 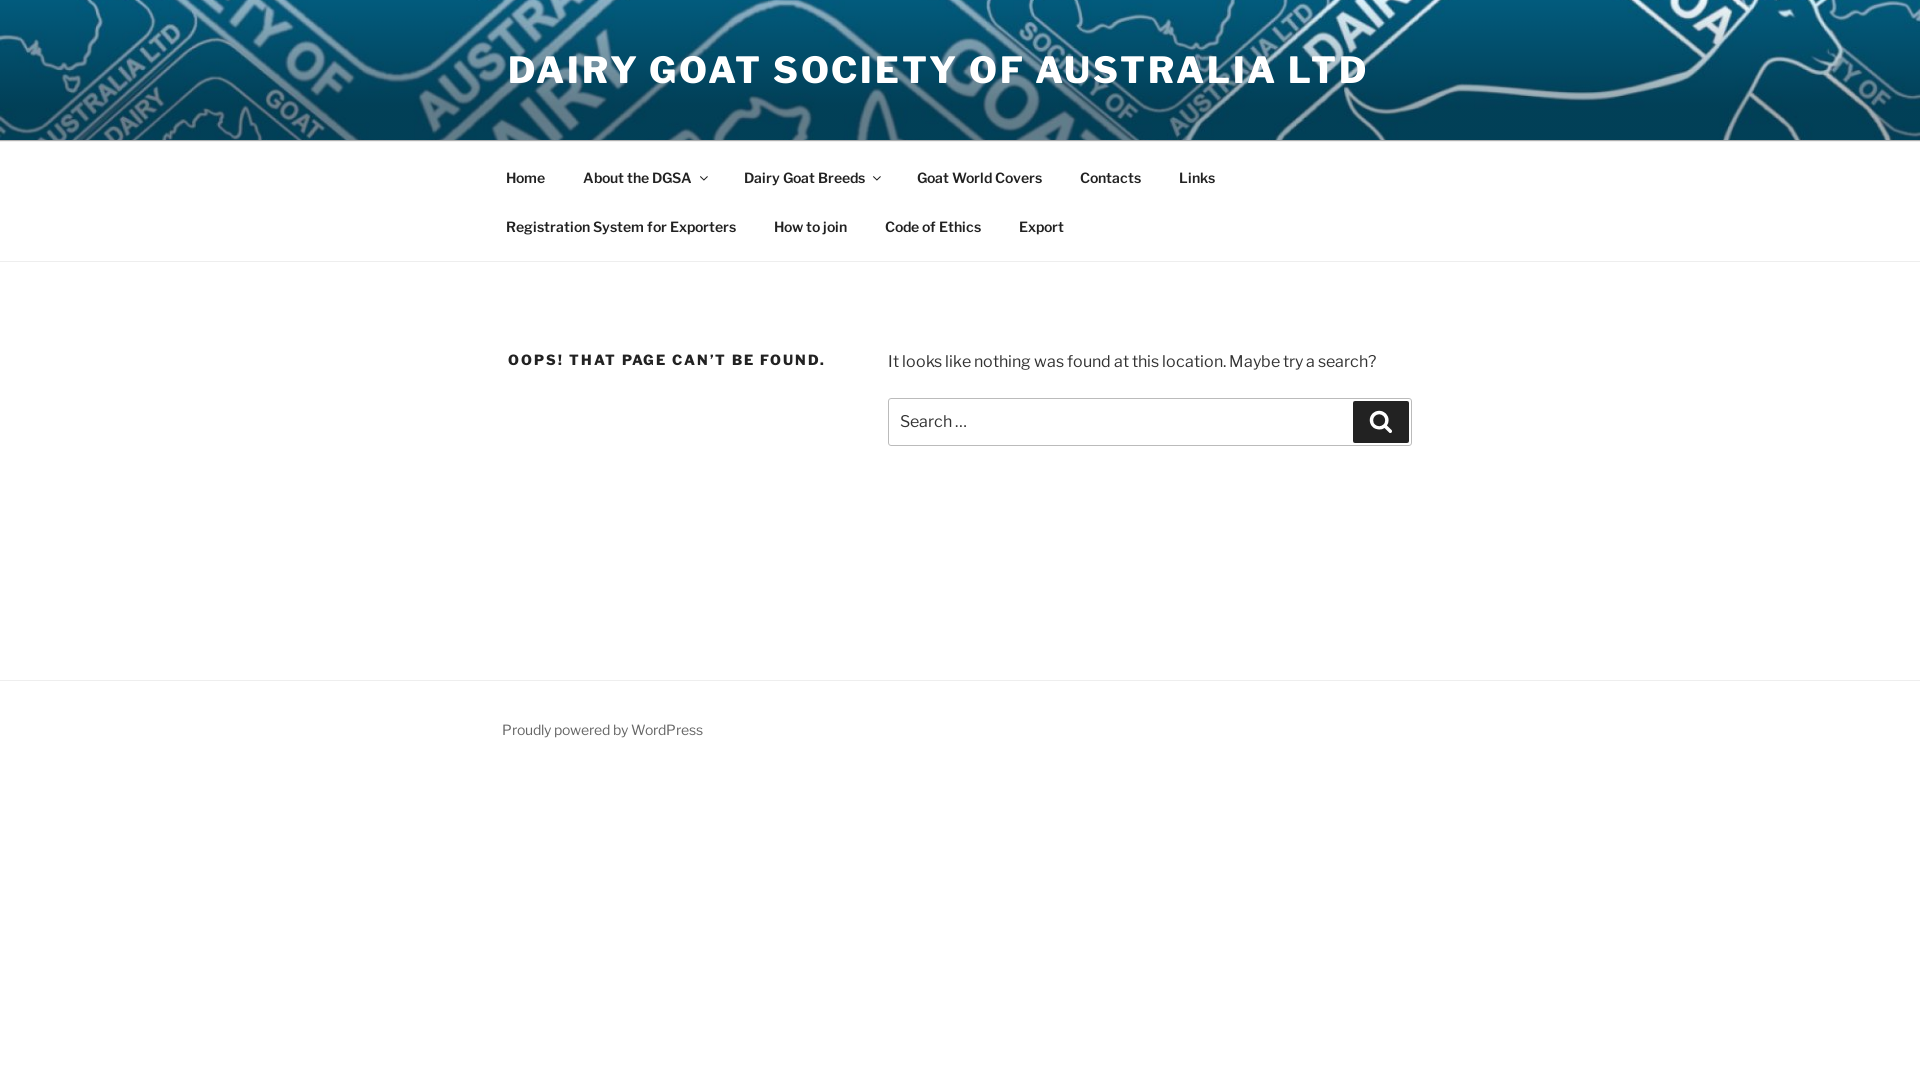 What do you see at coordinates (524, 175) in the screenshot?
I see `'Home'` at bounding box center [524, 175].